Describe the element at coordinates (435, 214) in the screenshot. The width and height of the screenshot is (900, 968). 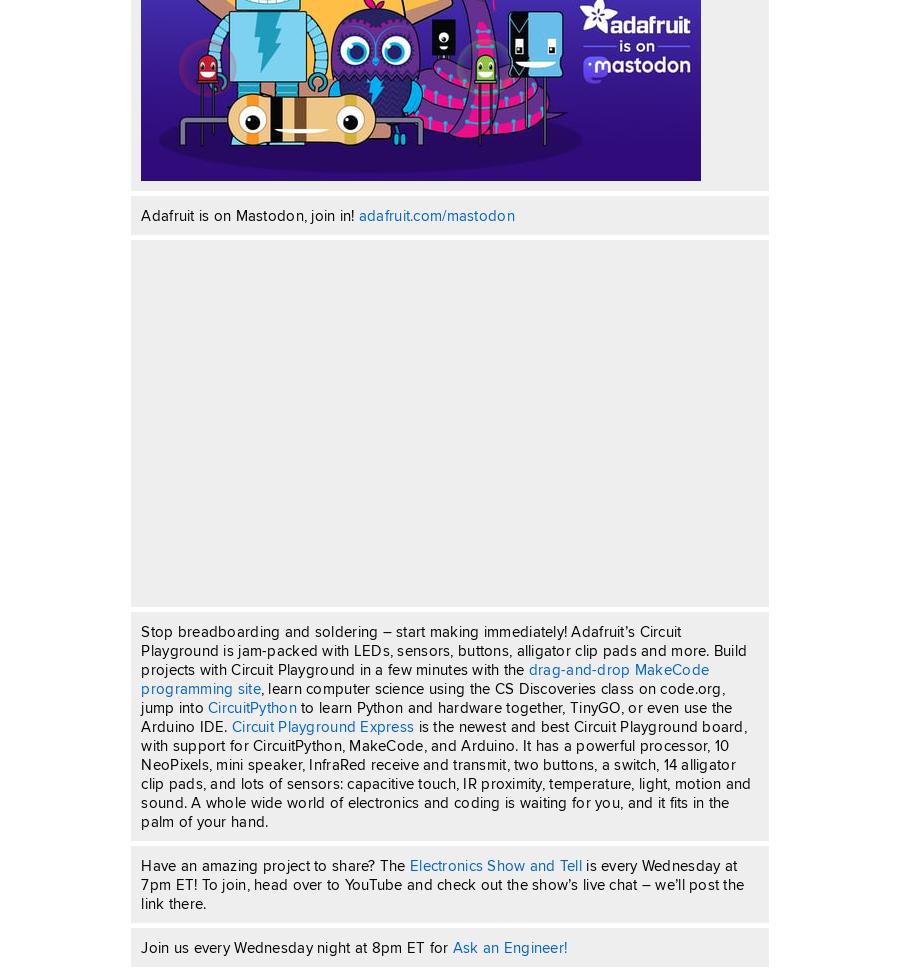
I see `'adafruit.com/mastodon'` at that location.